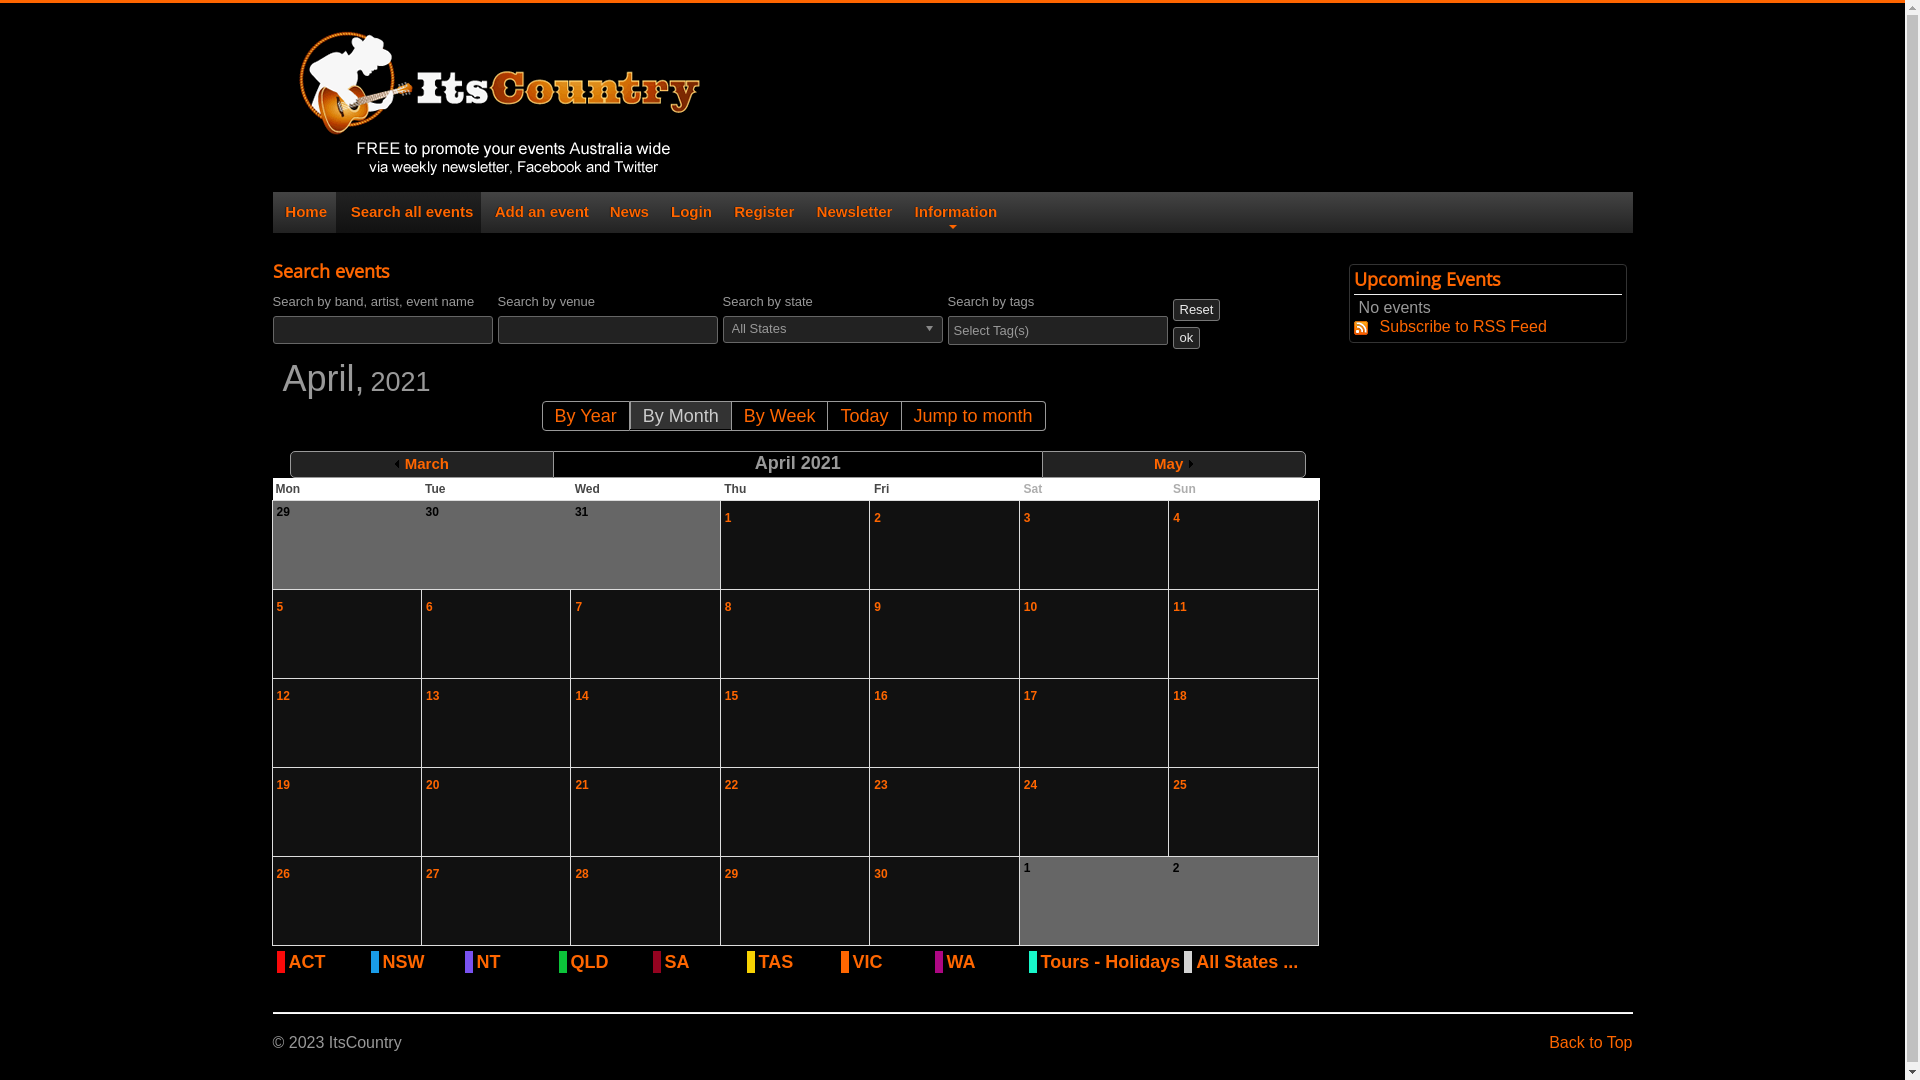  I want to click on 'Newsletter', so click(852, 212).